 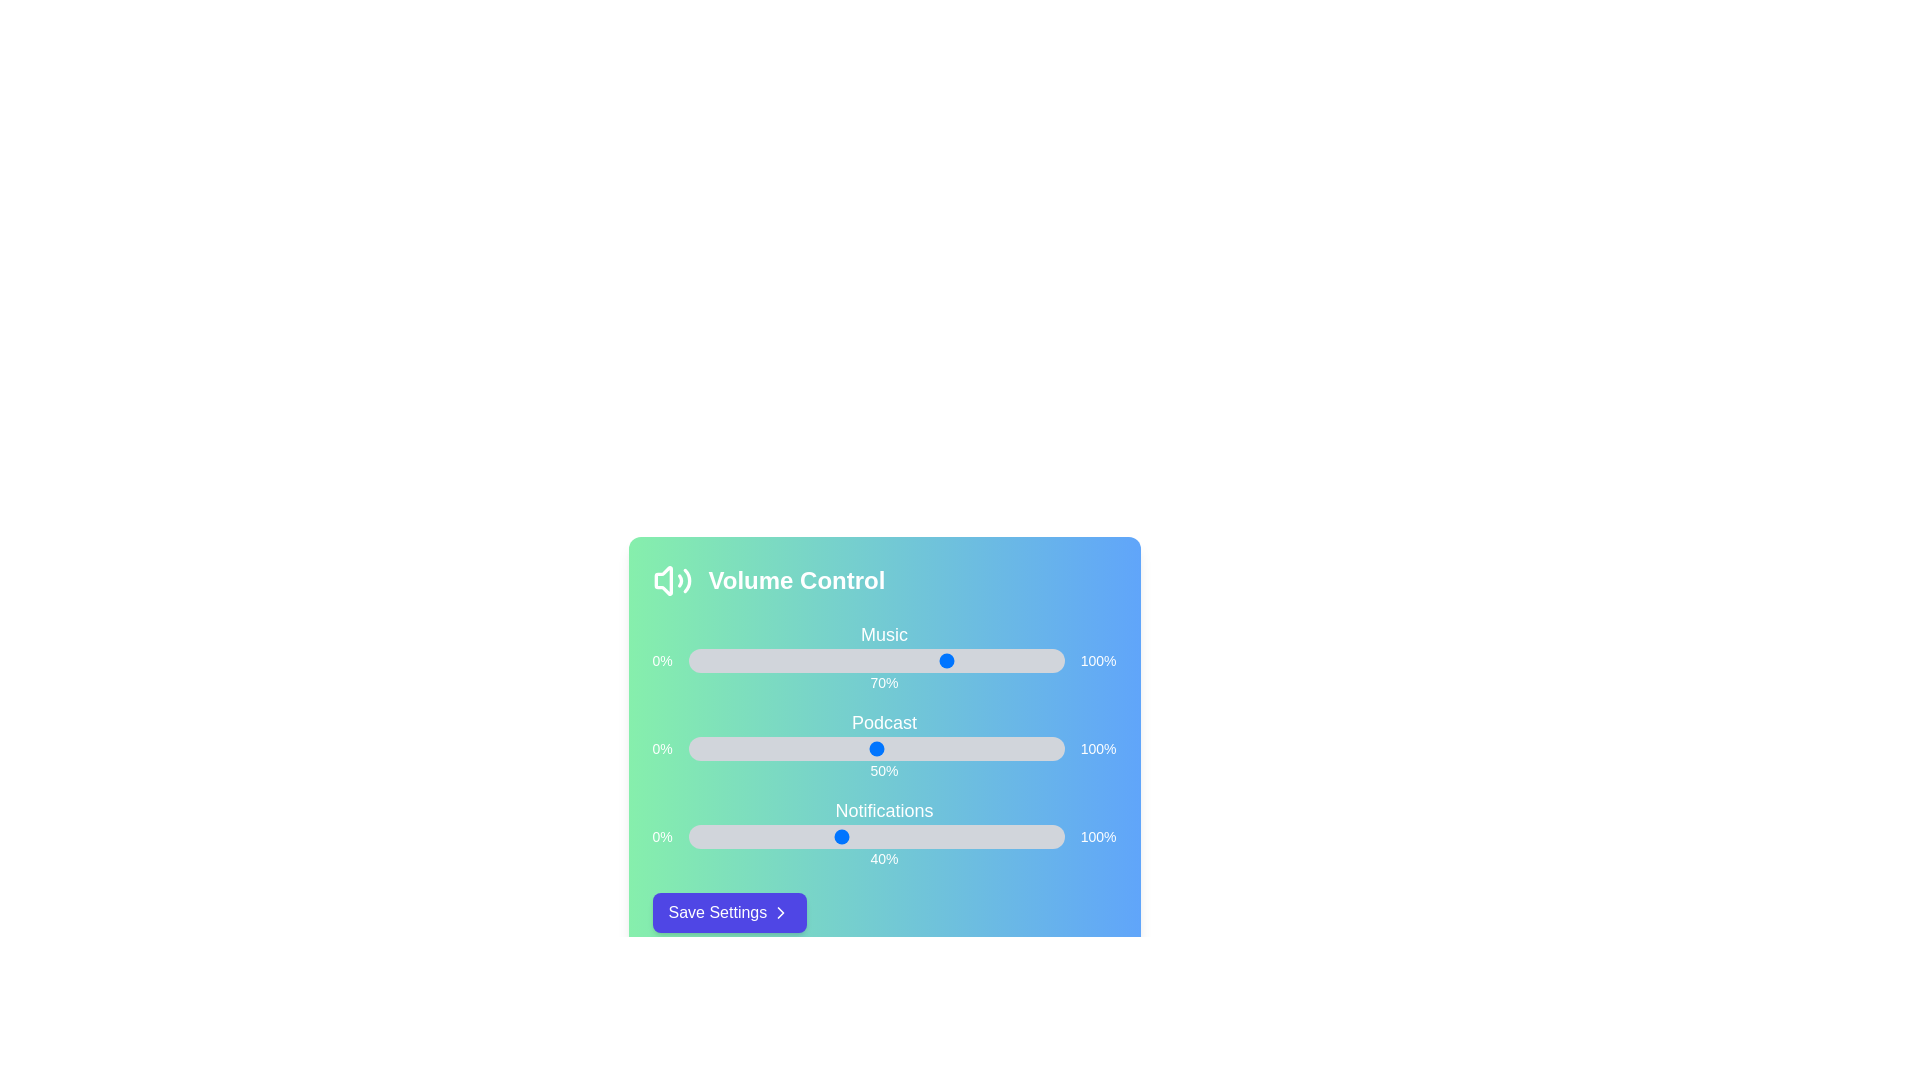 What do you see at coordinates (1030, 837) in the screenshot?
I see `the 'Notifications' volume slider to 91%` at bounding box center [1030, 837].